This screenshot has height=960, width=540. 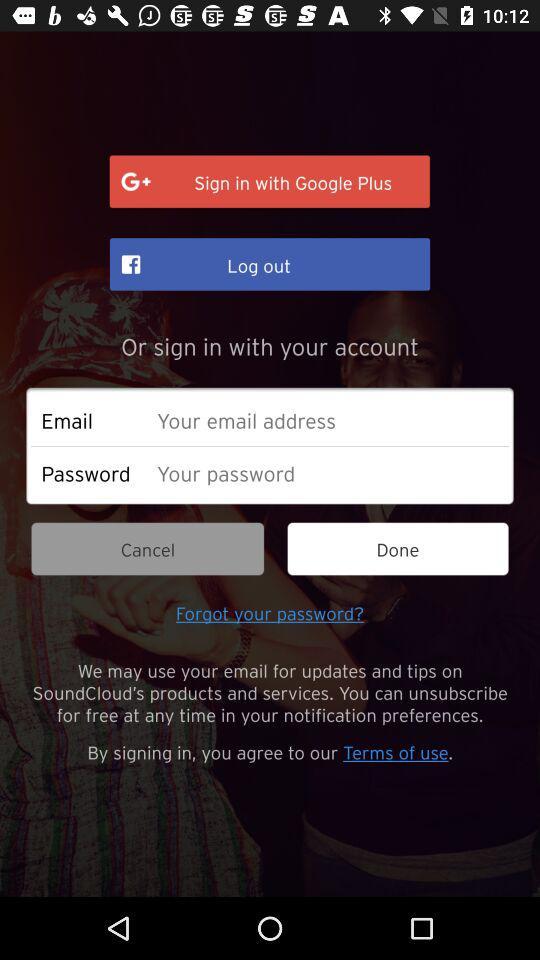 I want to click on cancel, so click(x=146, y=549).